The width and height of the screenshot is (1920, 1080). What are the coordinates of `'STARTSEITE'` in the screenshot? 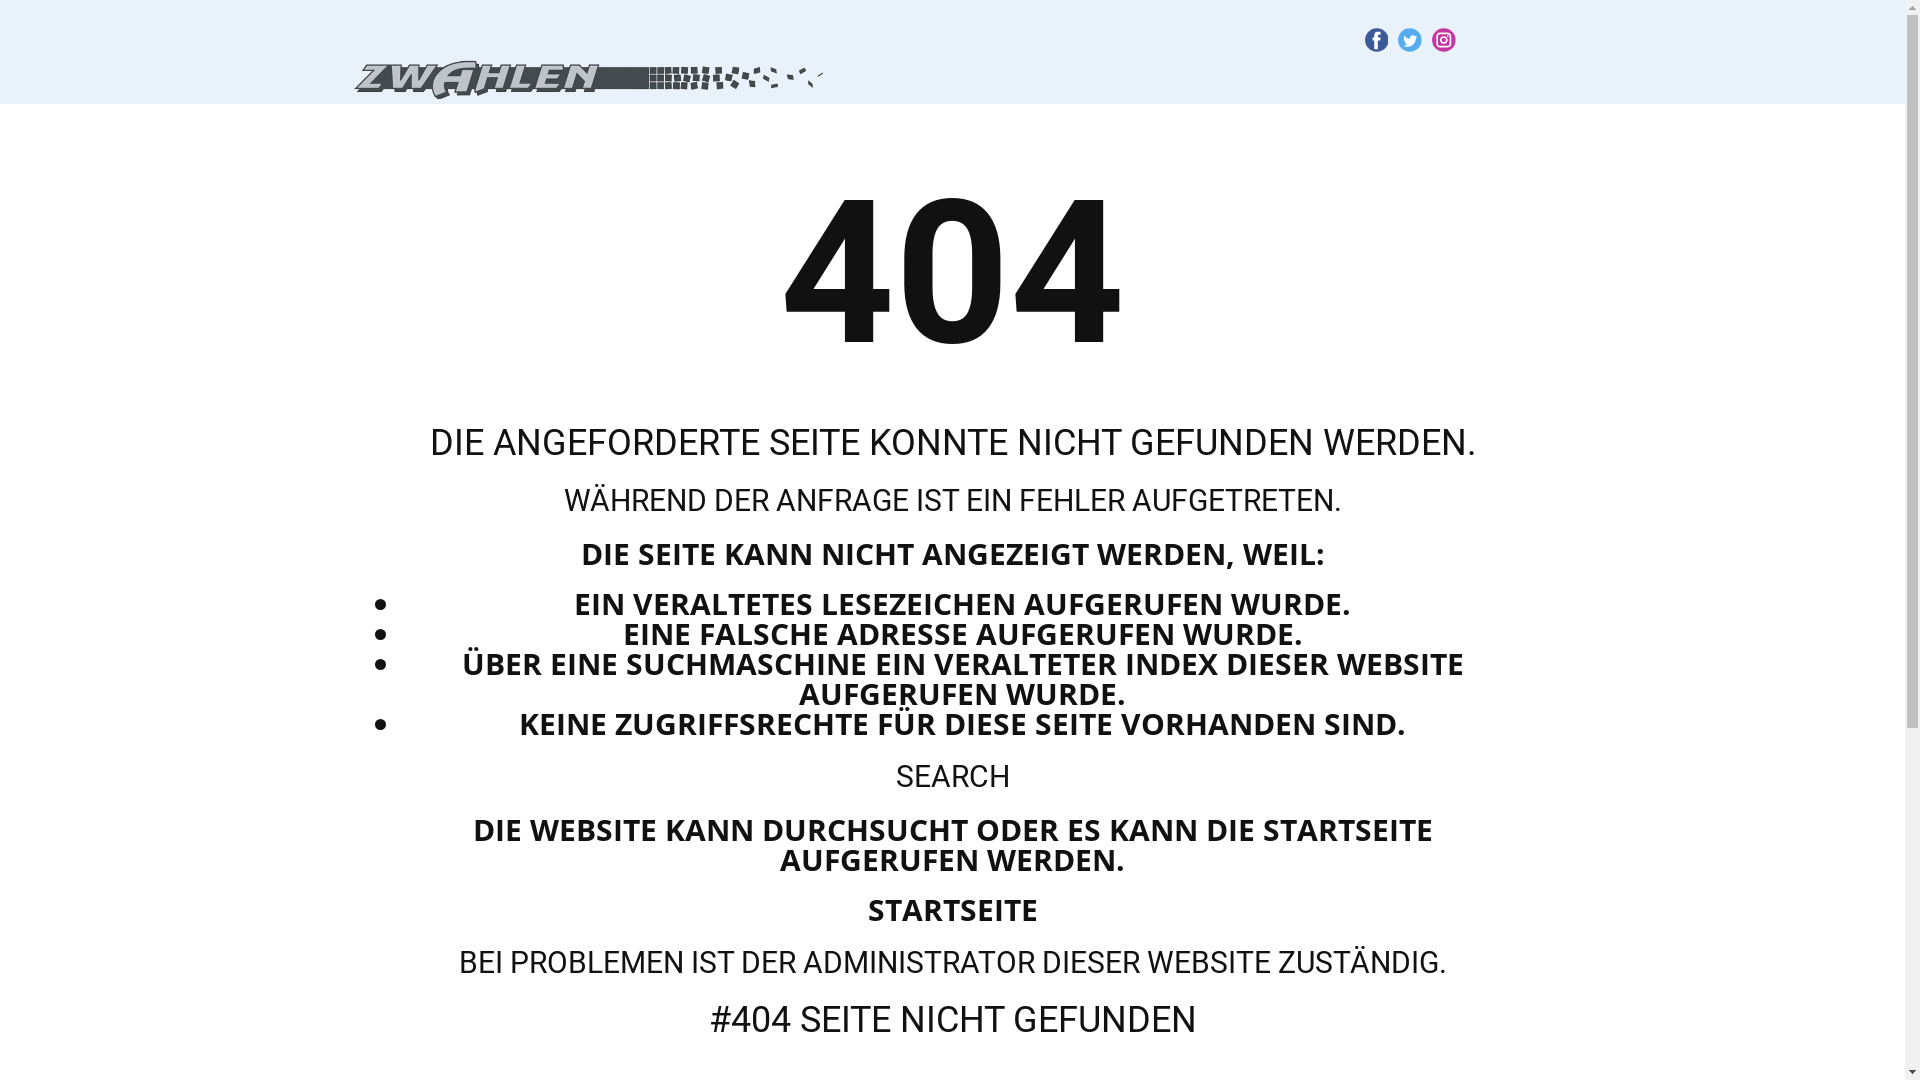 It's located at (952, 909).